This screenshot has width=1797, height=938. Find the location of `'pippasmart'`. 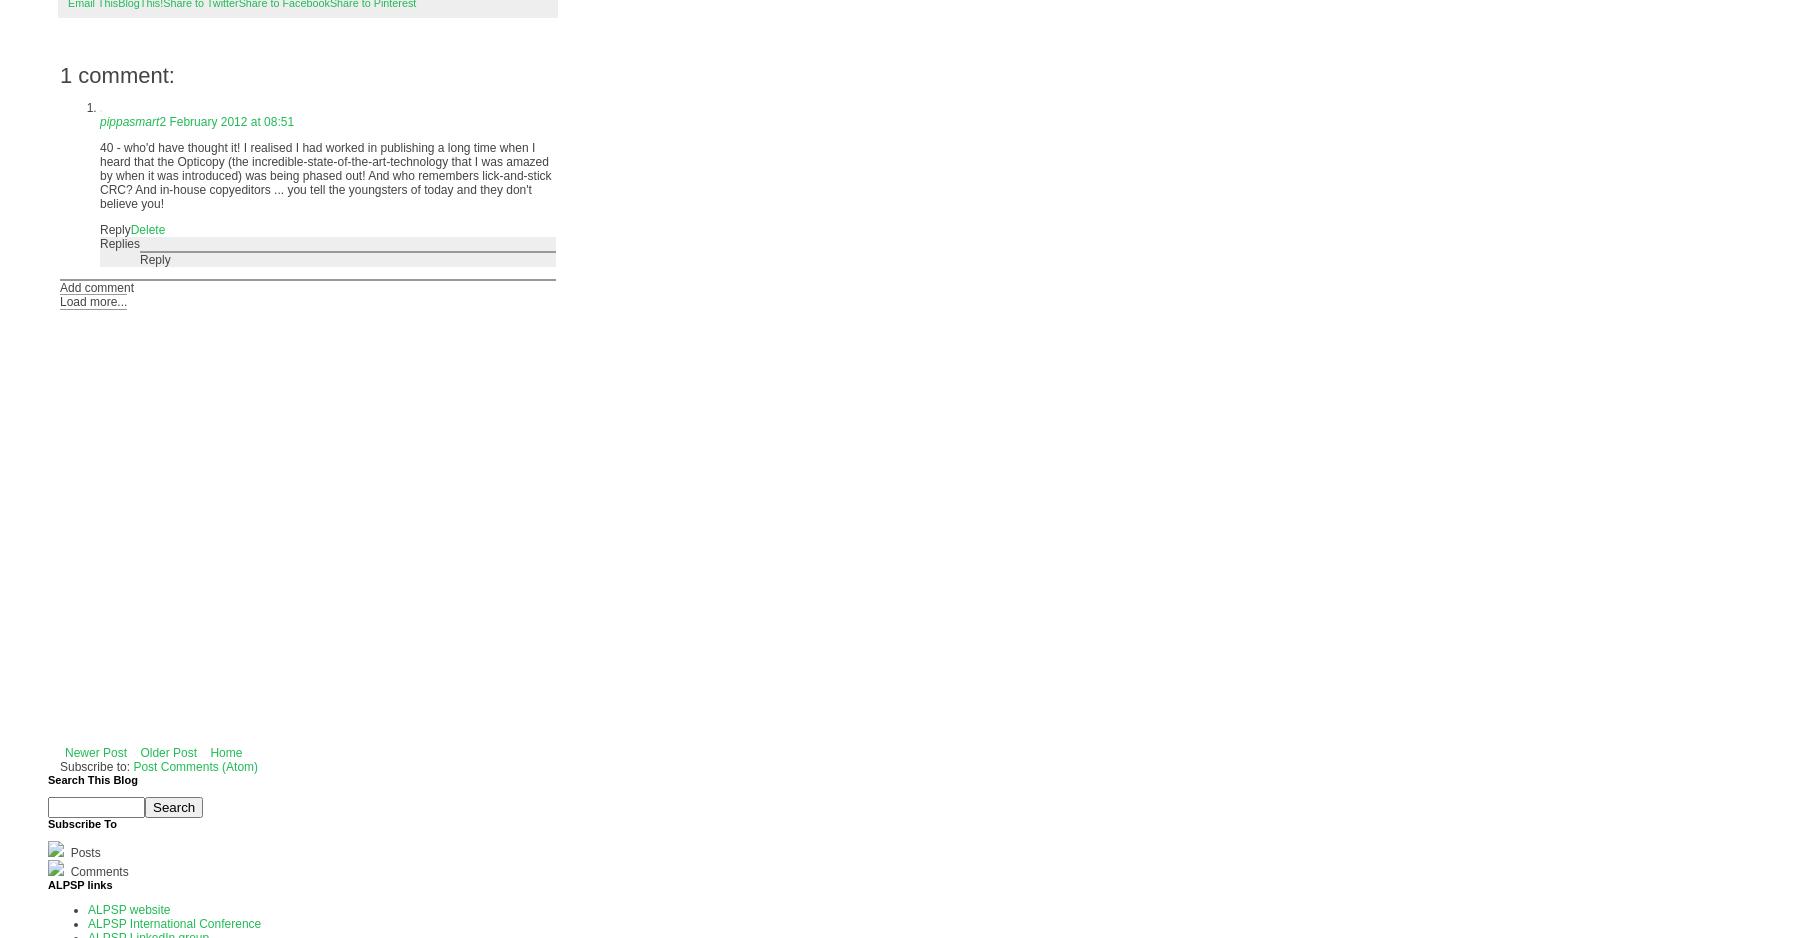

'pippasmart' is located at coordinates (128, 121).